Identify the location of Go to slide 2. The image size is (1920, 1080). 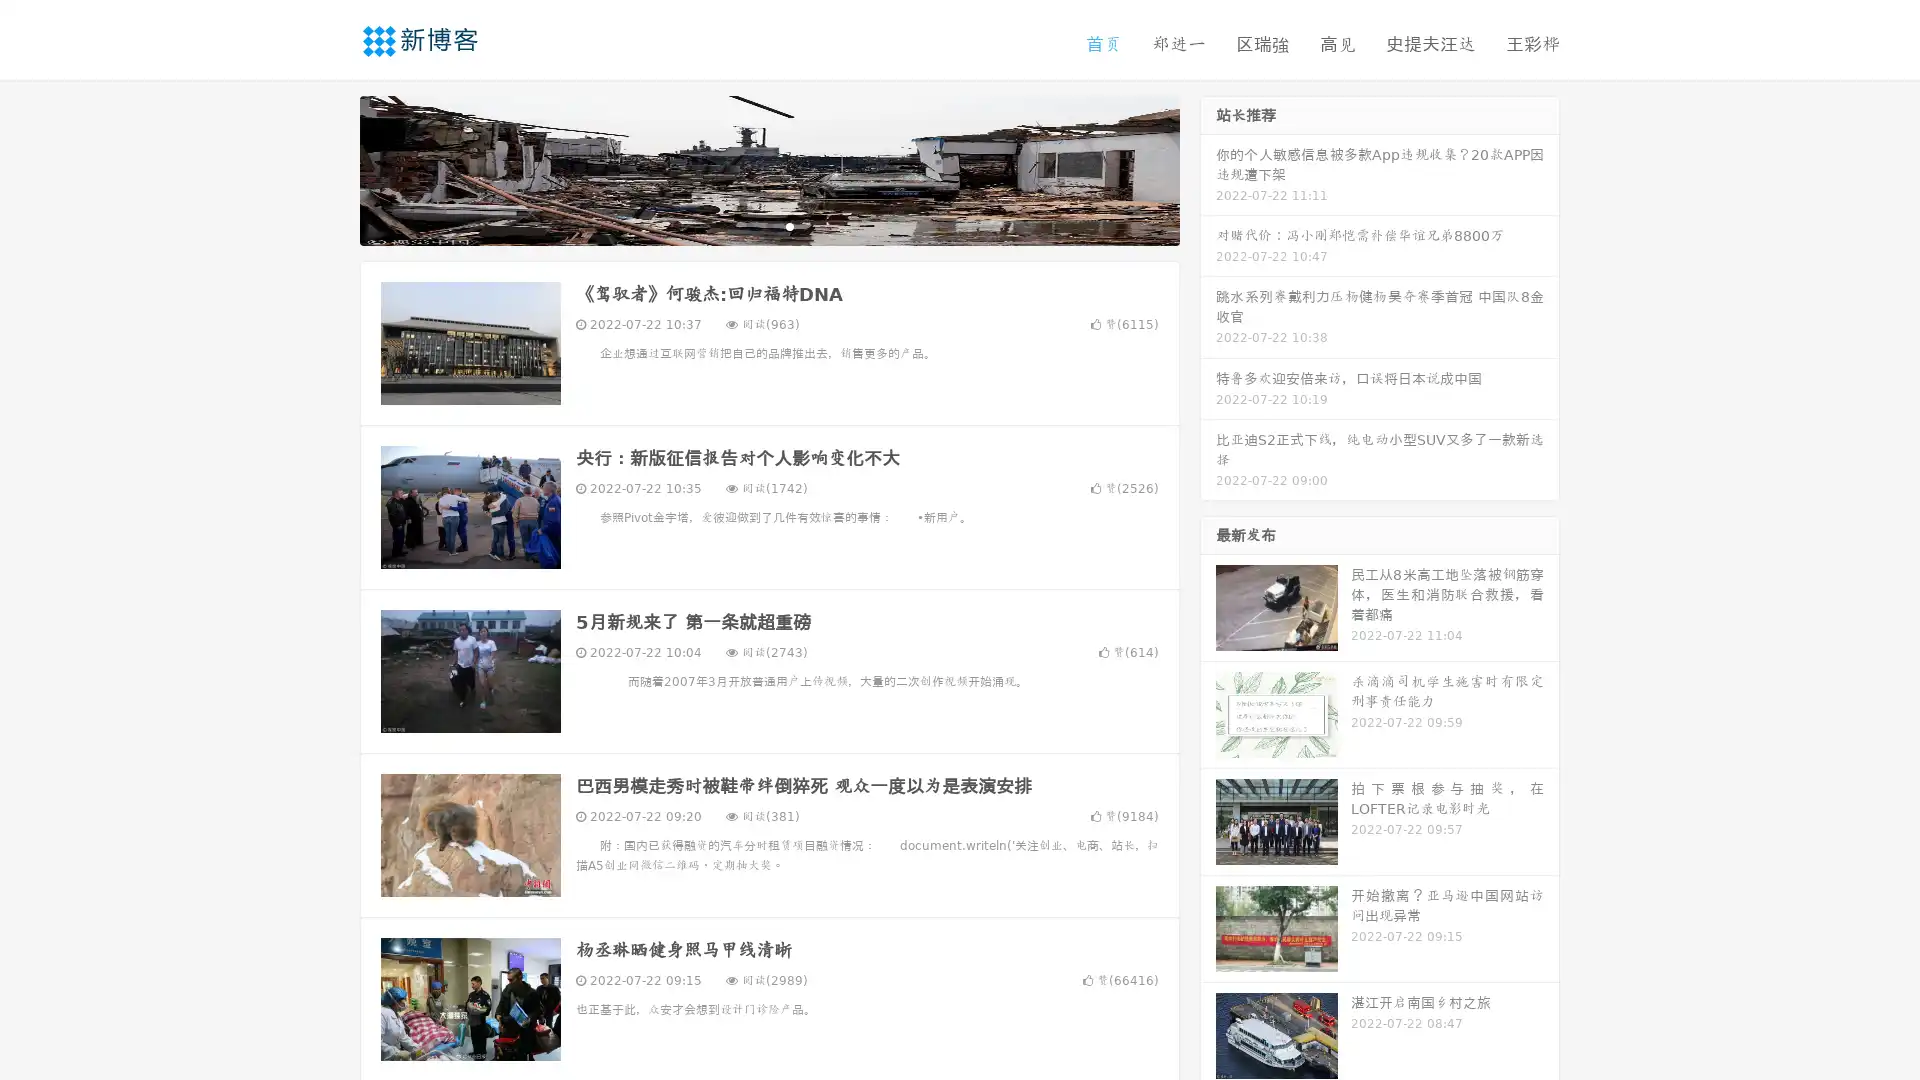
(768, 225).